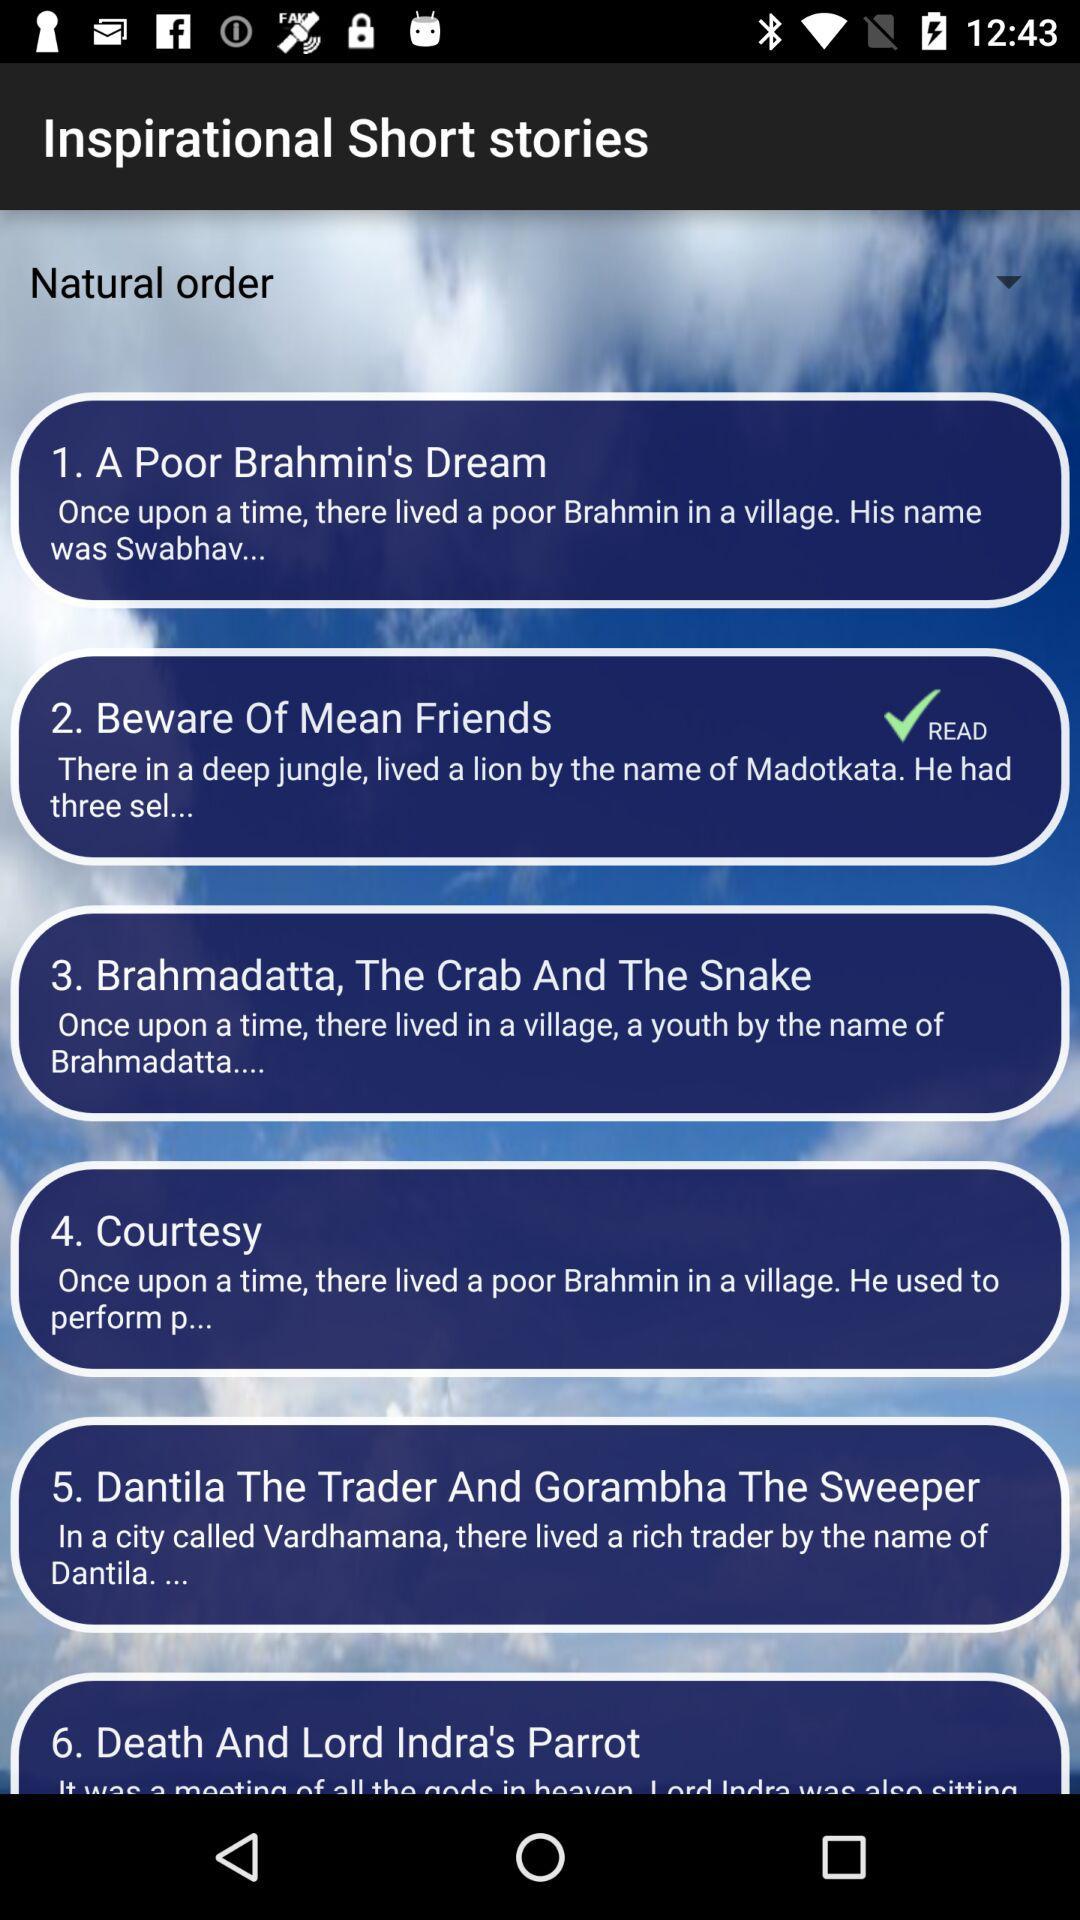 This screenshot has height=1920, width=1080. Describe the element at coordinates (956, 729) in the screenshot. I see `the icon to the right of the 2 beware of item` at that location.